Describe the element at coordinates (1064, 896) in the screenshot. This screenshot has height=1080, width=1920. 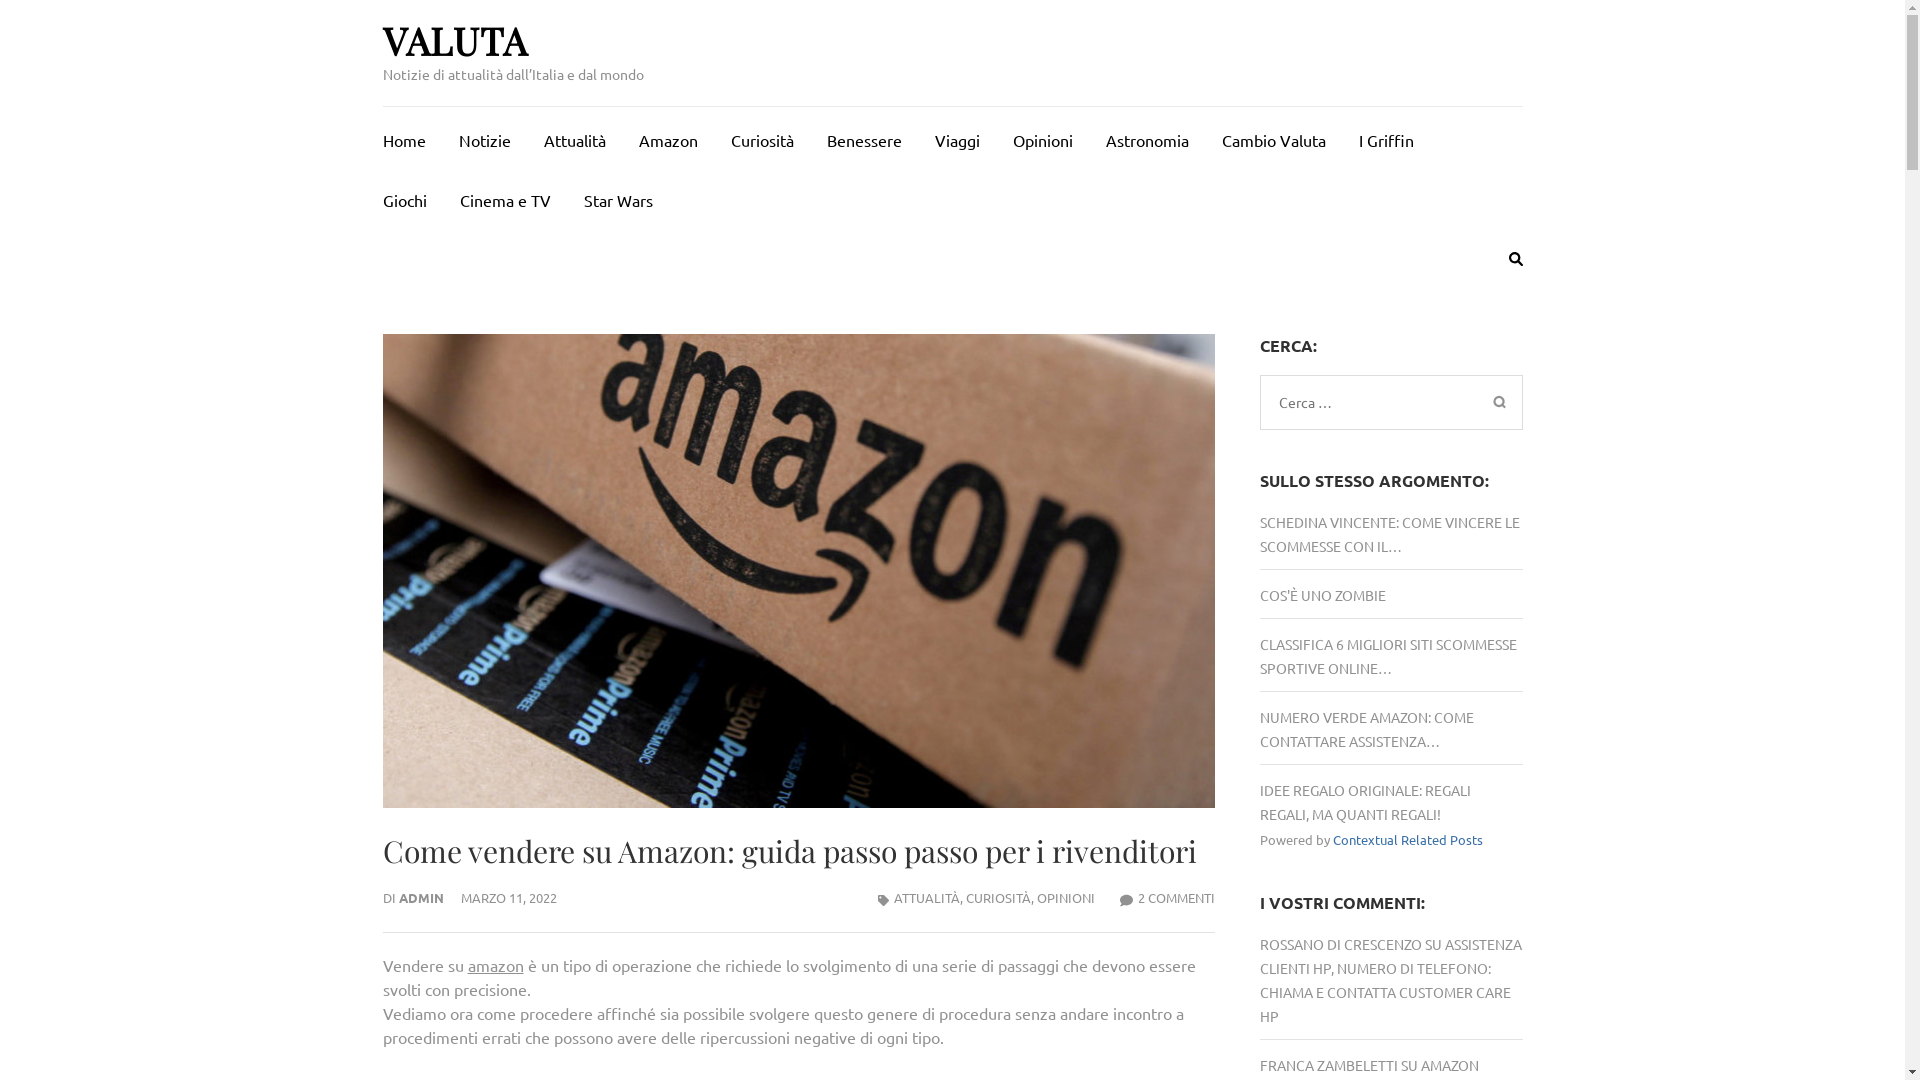
I see `'OPINIONI'` at that location.